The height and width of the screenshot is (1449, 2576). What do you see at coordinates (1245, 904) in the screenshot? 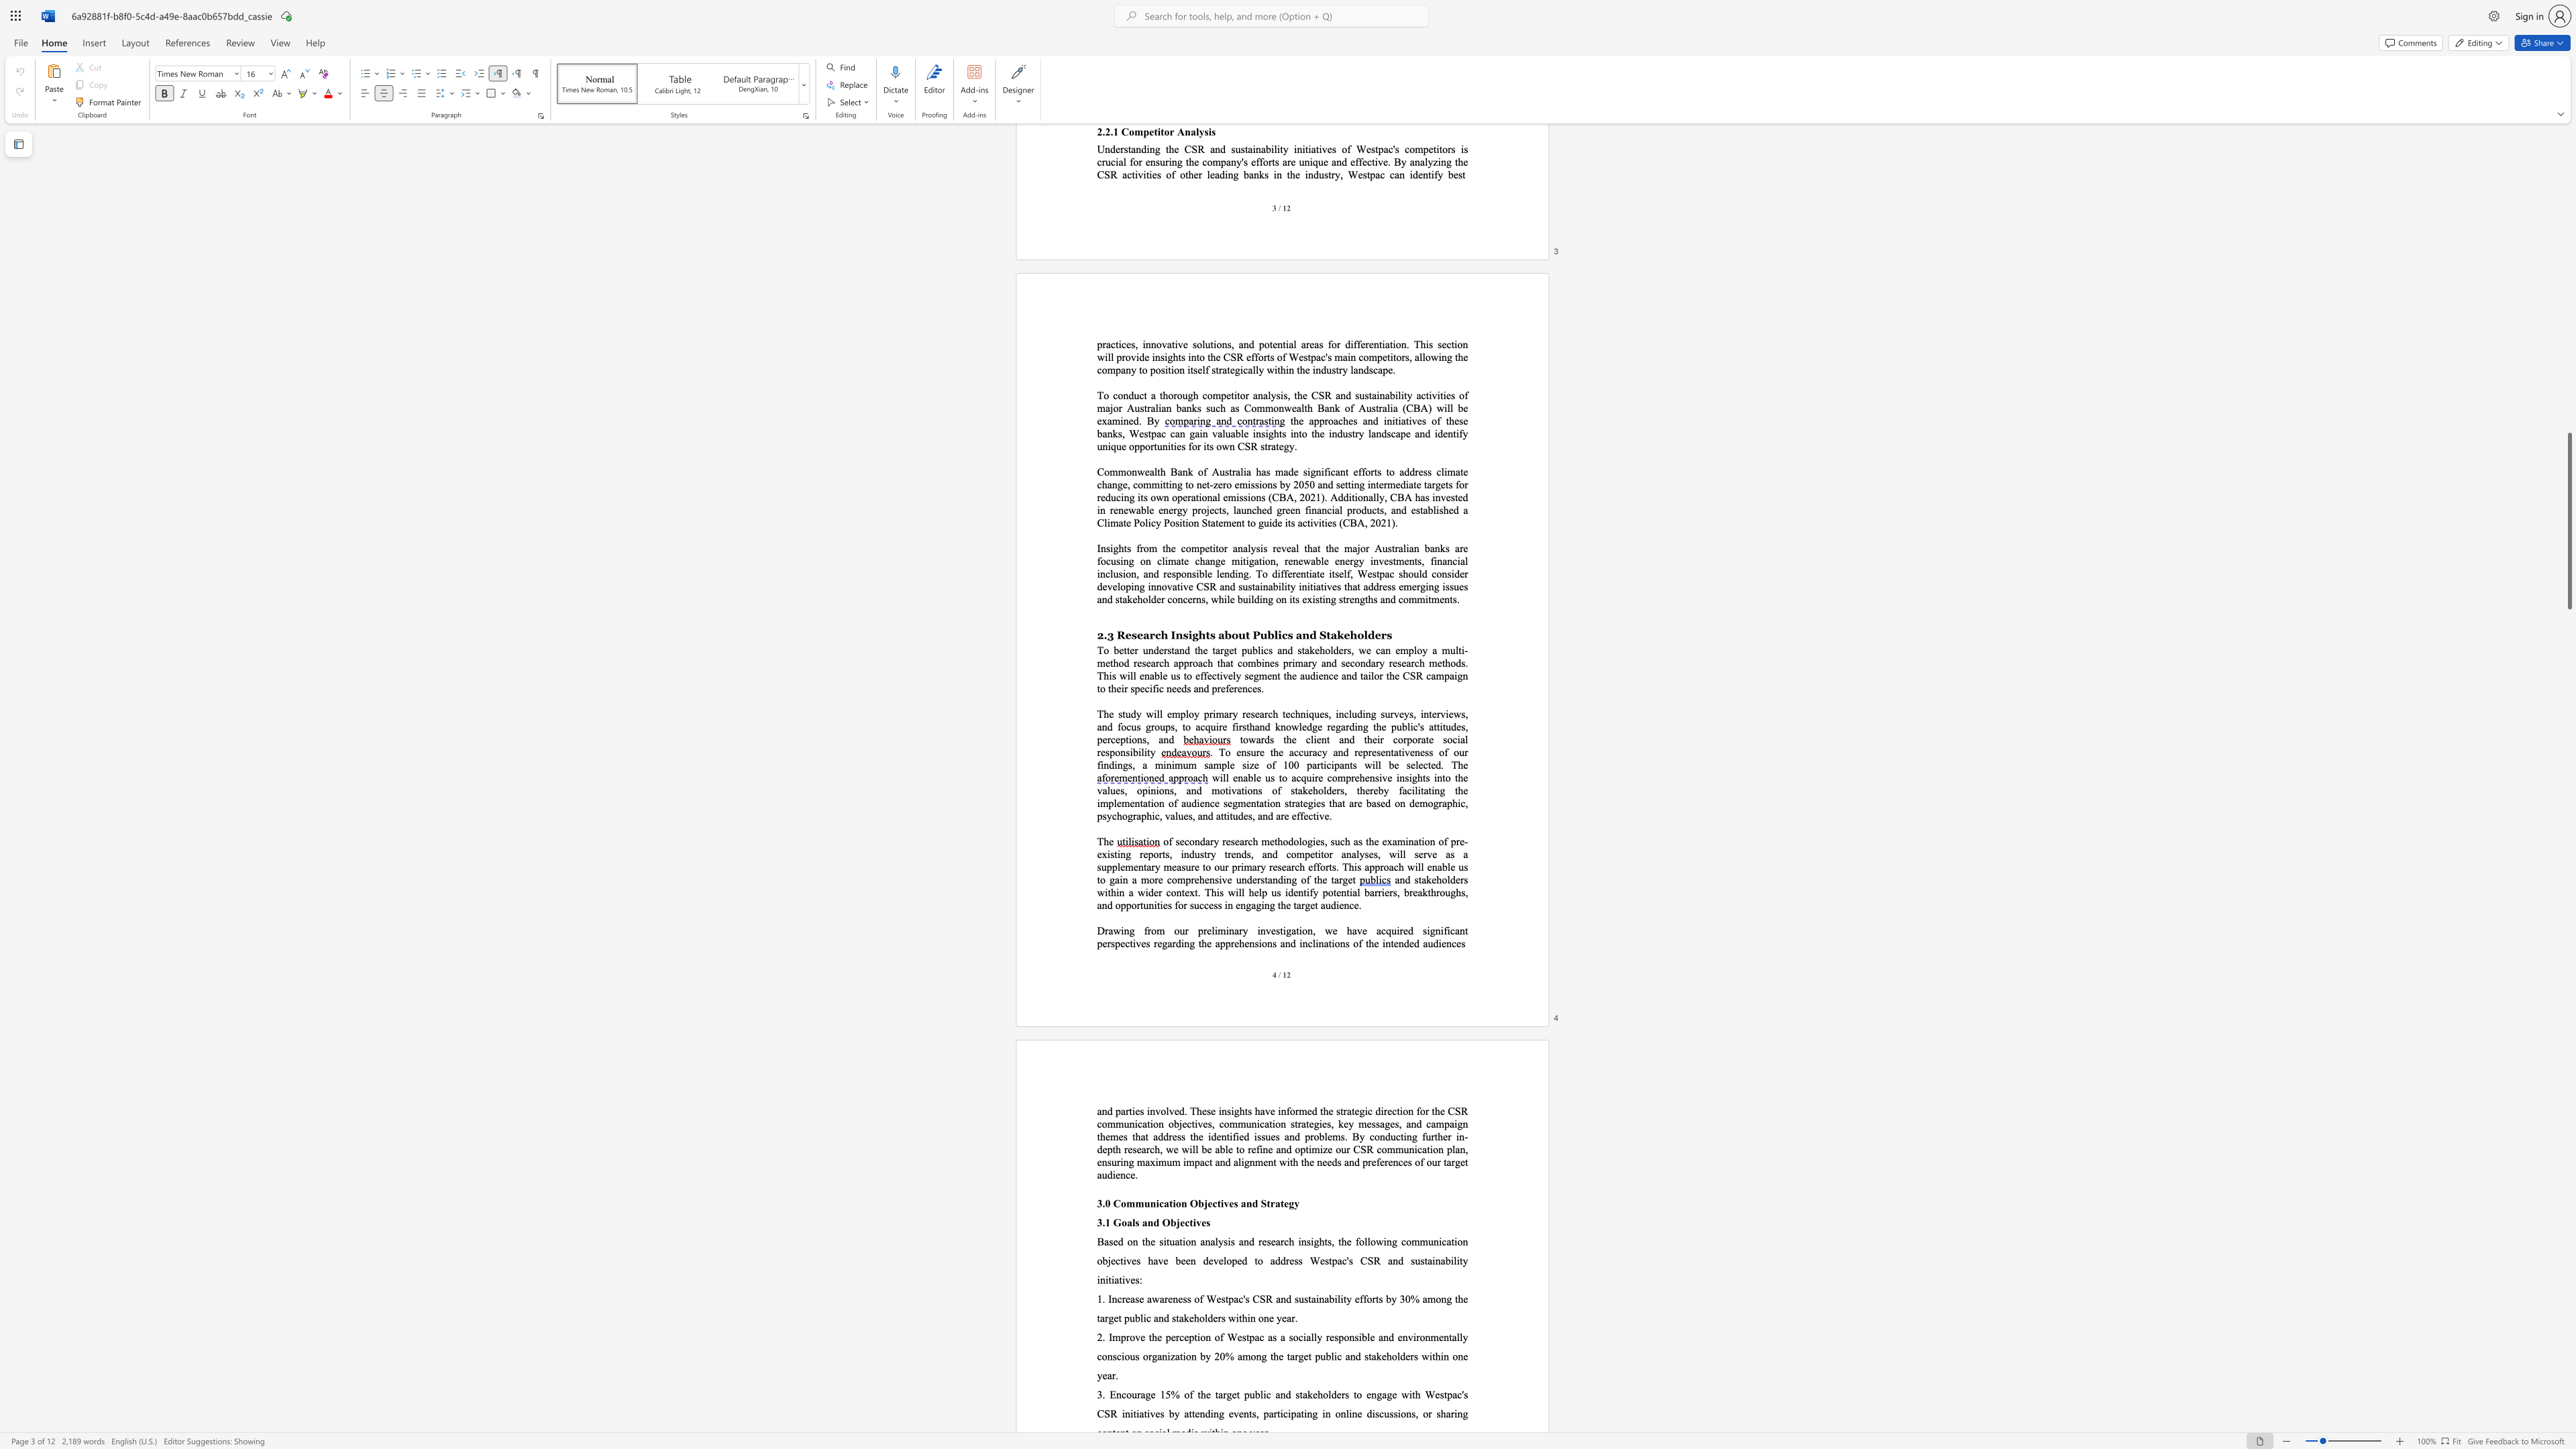
I see `the subset text "gaging t" within the text "potential barriers, breakthroughs, and opportunities for success in engaging the target audience."` at bounding box center [1245, 904].